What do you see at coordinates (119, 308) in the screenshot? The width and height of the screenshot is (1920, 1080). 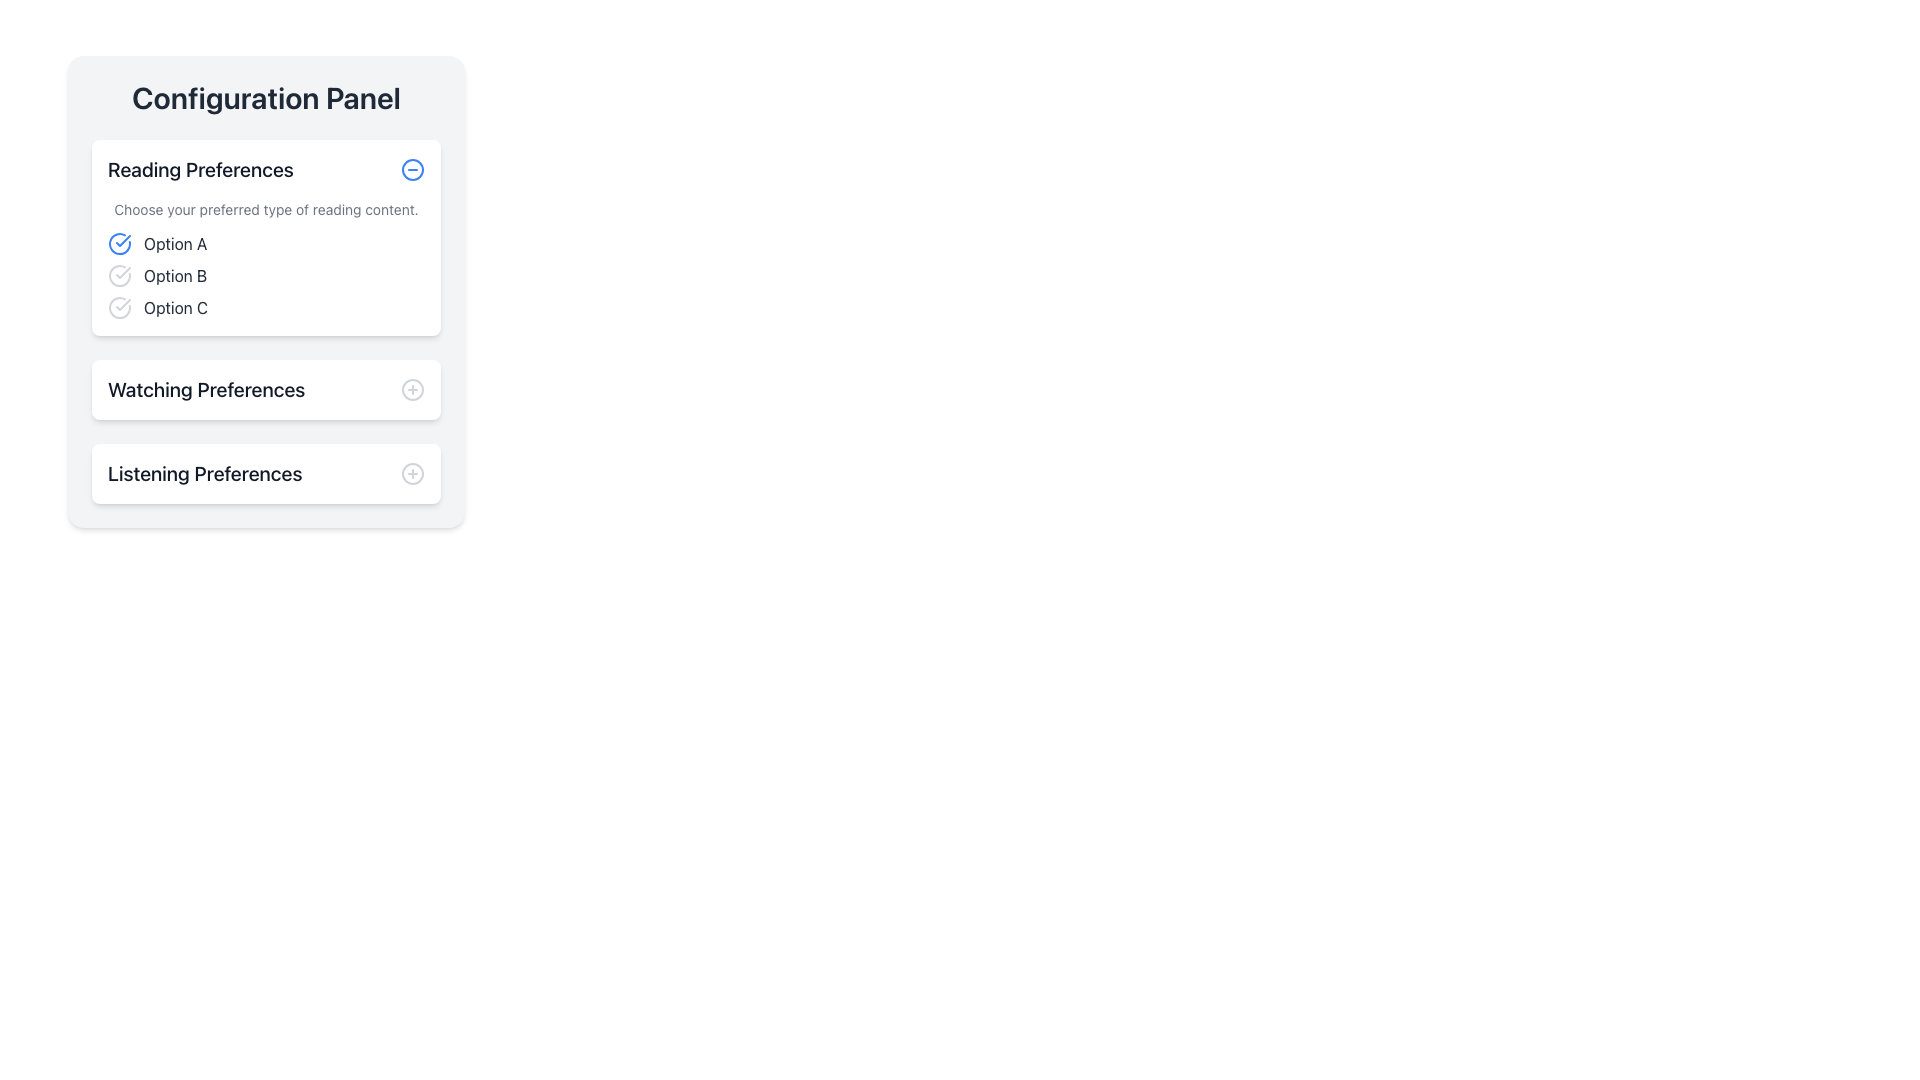 I see `the gray circular icon with a checkmark located in the 'Reading Preferences' section, to the left of the text 'Option C'` at bounding box center [119, 308].